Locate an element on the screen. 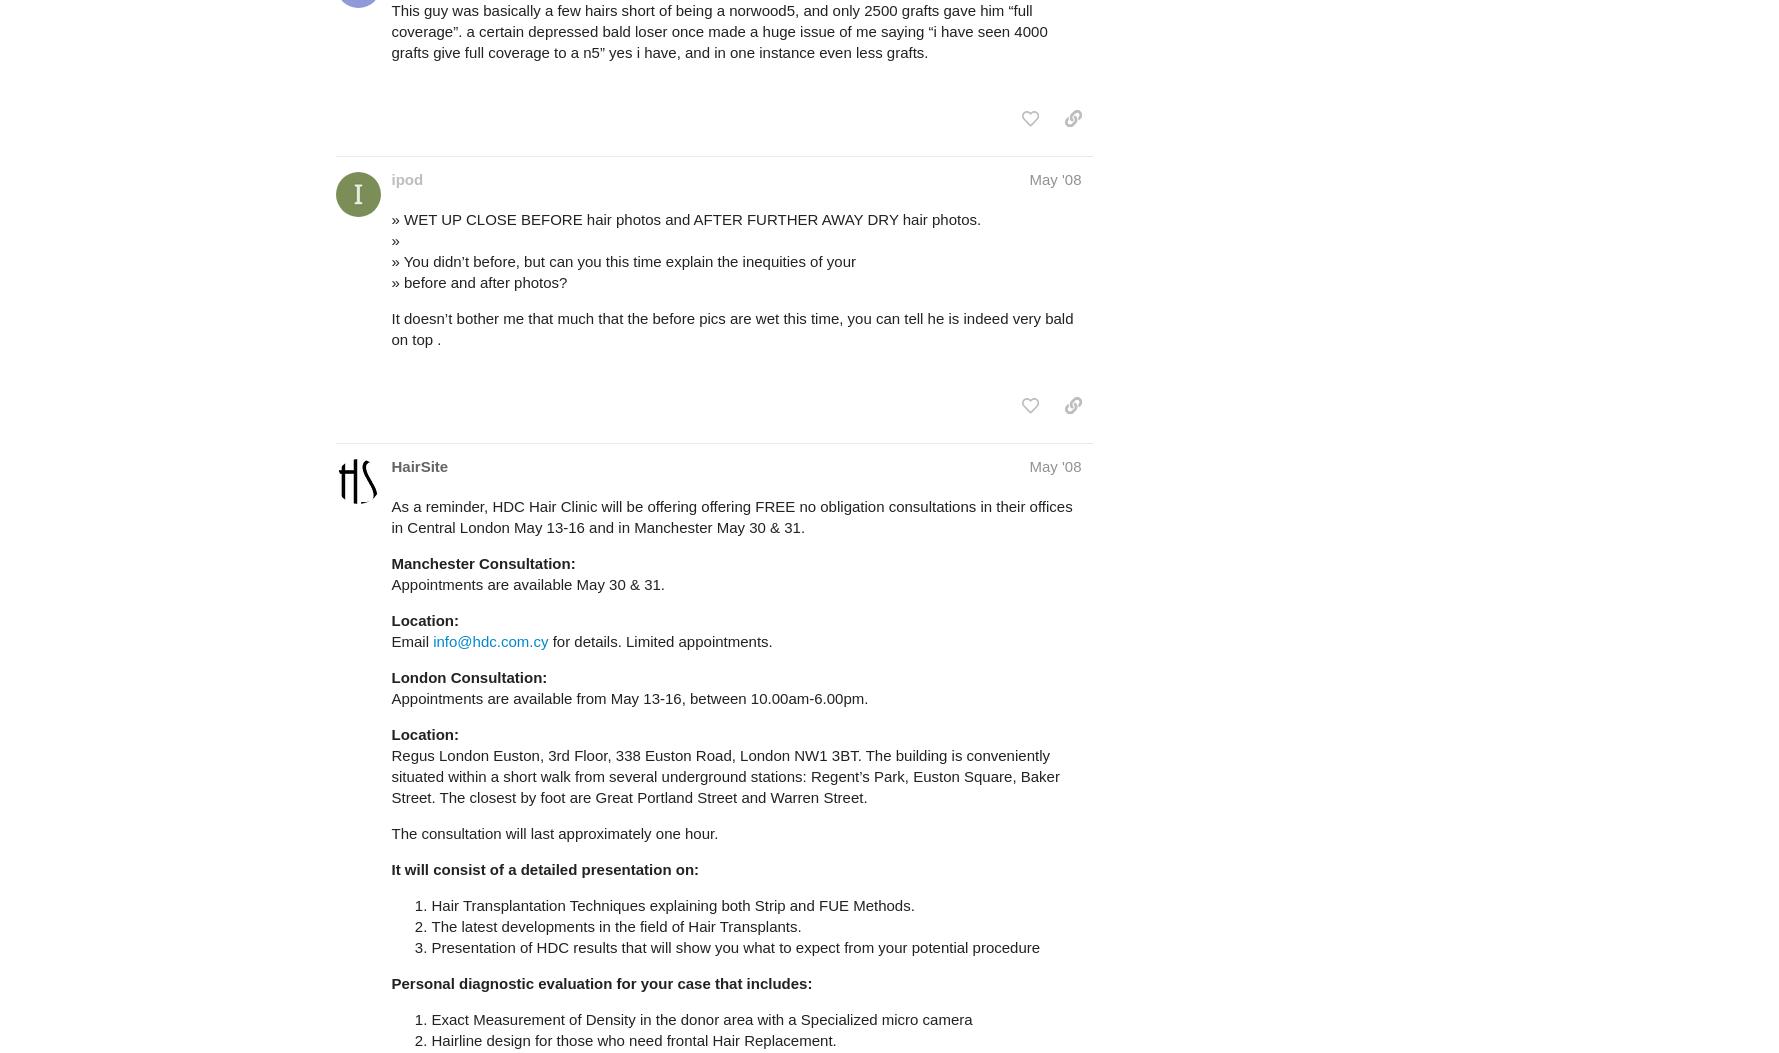 This screenshot has height=1053, width=1779. 'HairSite' is located at coordinates (419, 465).